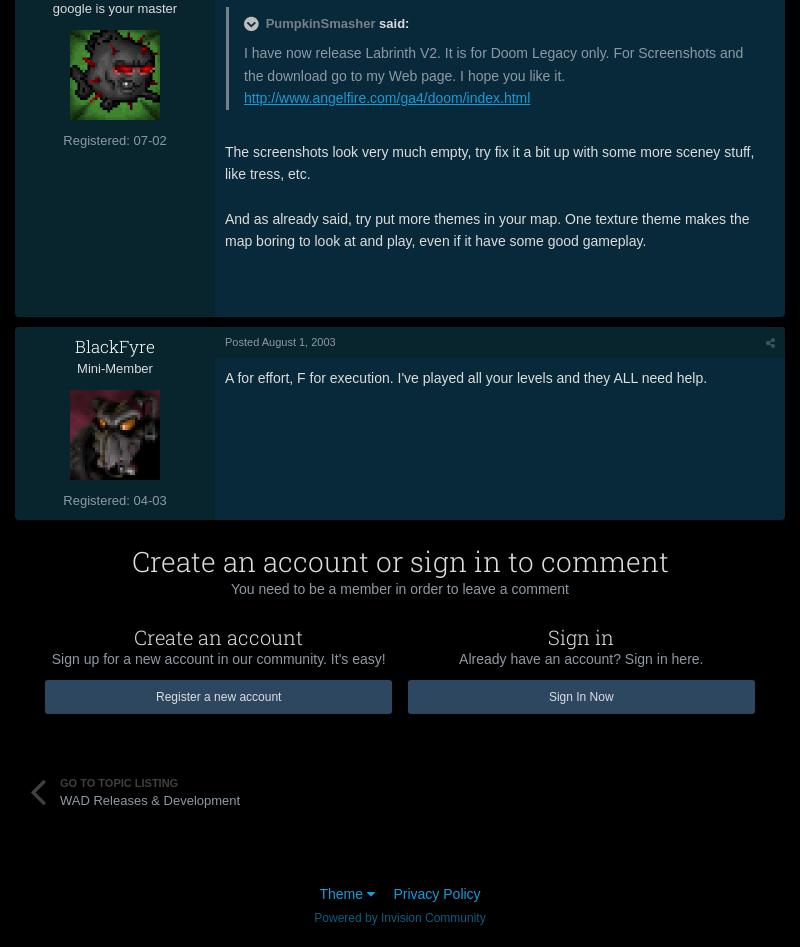  Describe the element at coordinates (398, 587) in the screenshot. I see `'You need to be a member in order to leave a comment'` at that location.